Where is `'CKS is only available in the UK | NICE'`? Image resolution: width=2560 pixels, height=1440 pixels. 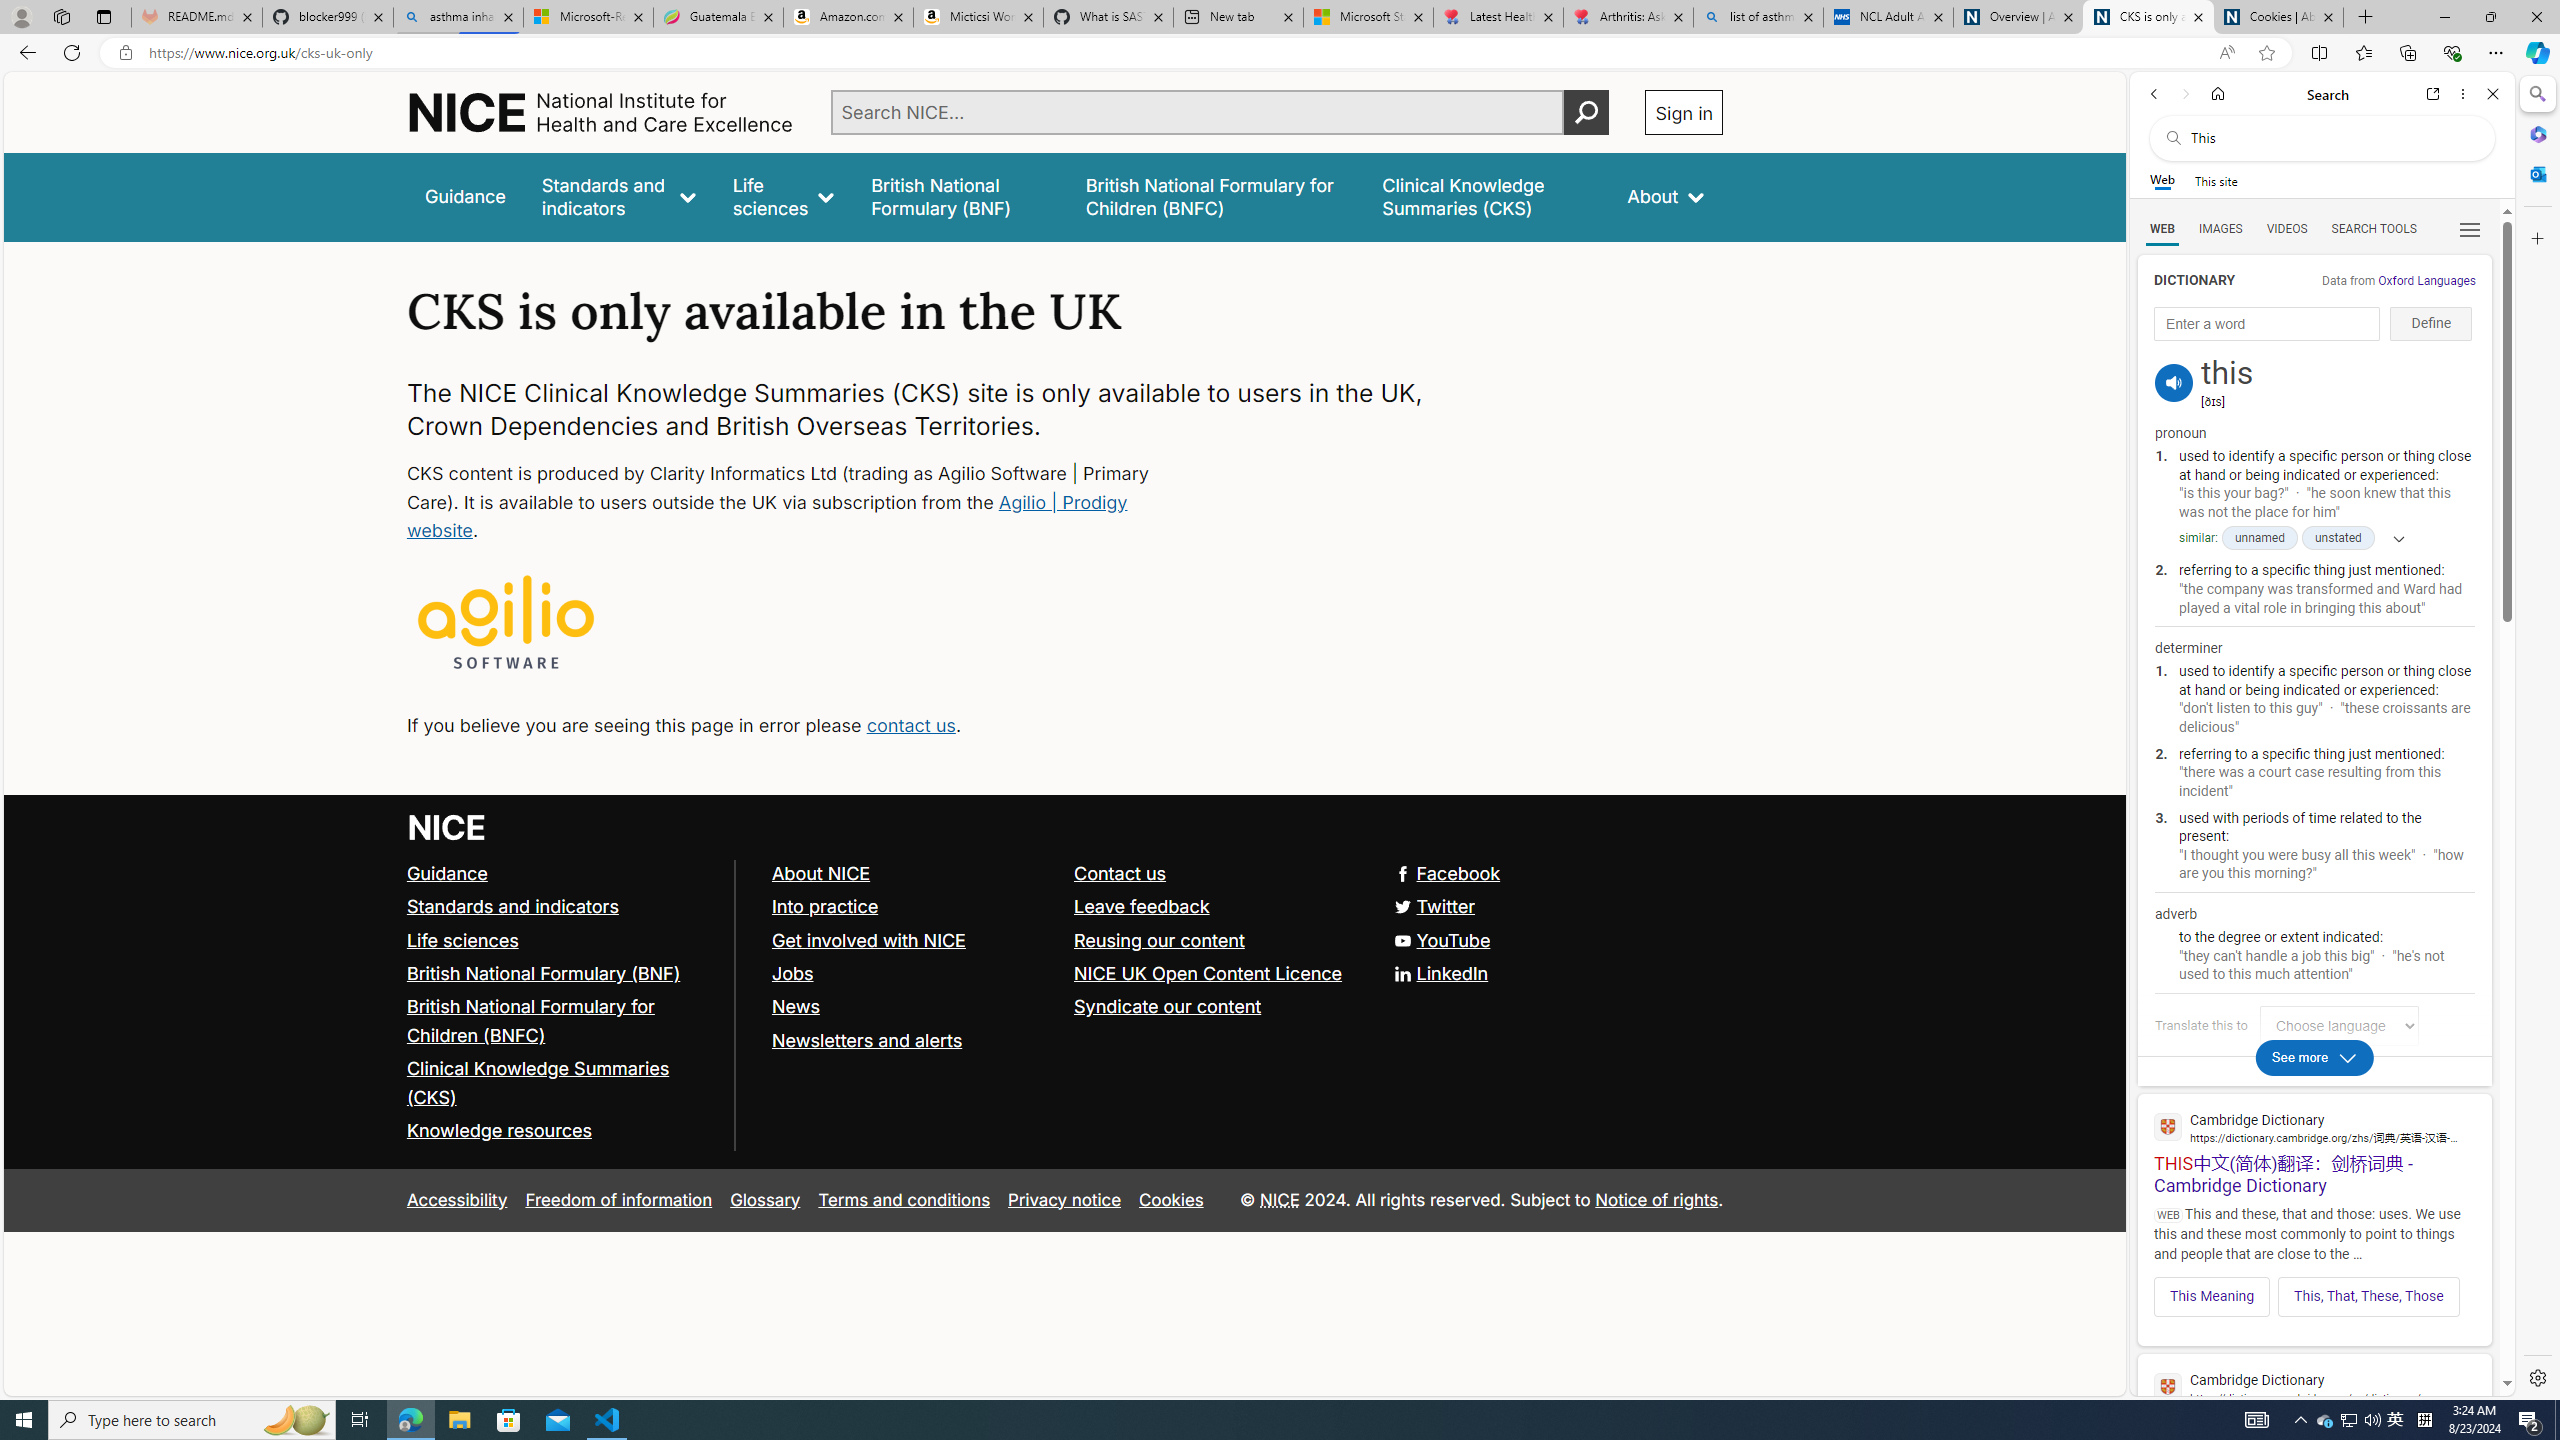 'CKS is only available in the UK | NICE' is located at coordinates (2148, 16).